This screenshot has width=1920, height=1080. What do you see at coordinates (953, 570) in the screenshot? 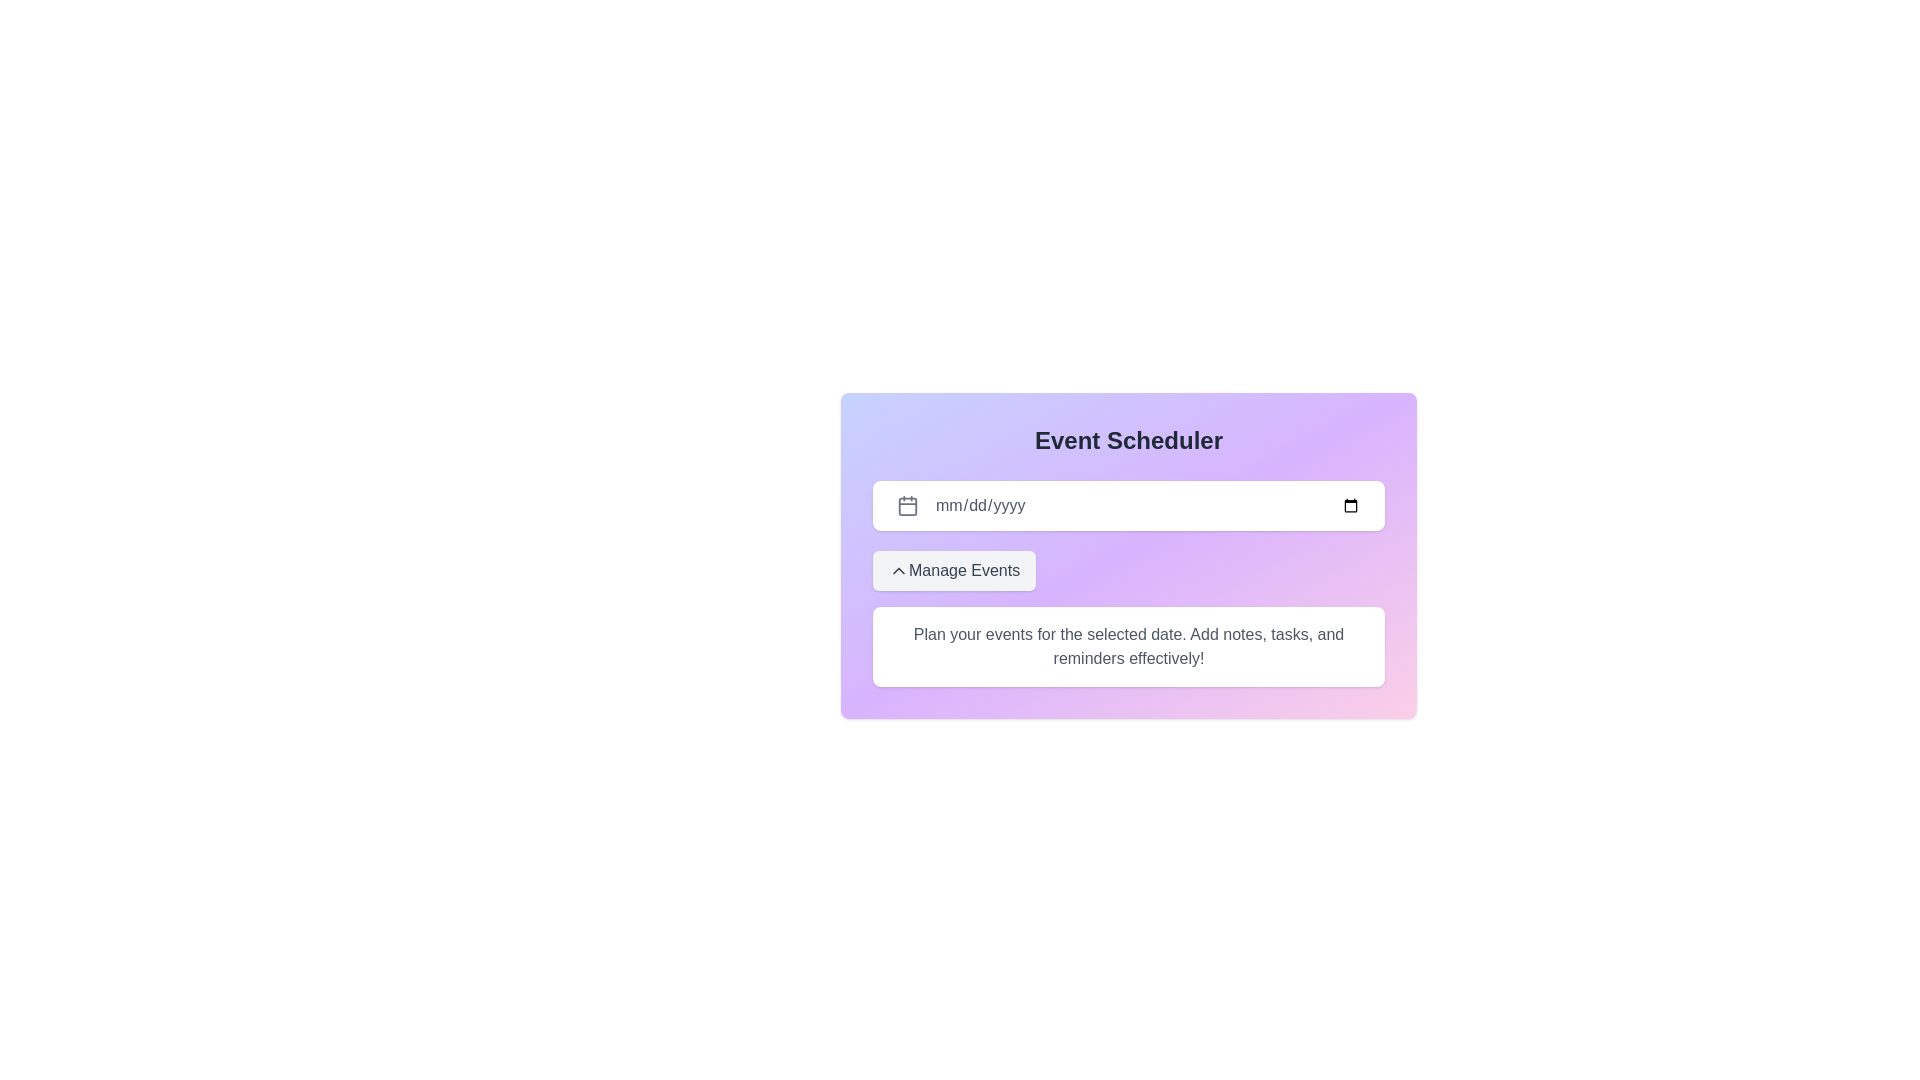
I see `the toggle button located in the lower portion of the 'Event Scheduler' section to manage events, positioned directly below the date input field` at bounding box center [953, 570].